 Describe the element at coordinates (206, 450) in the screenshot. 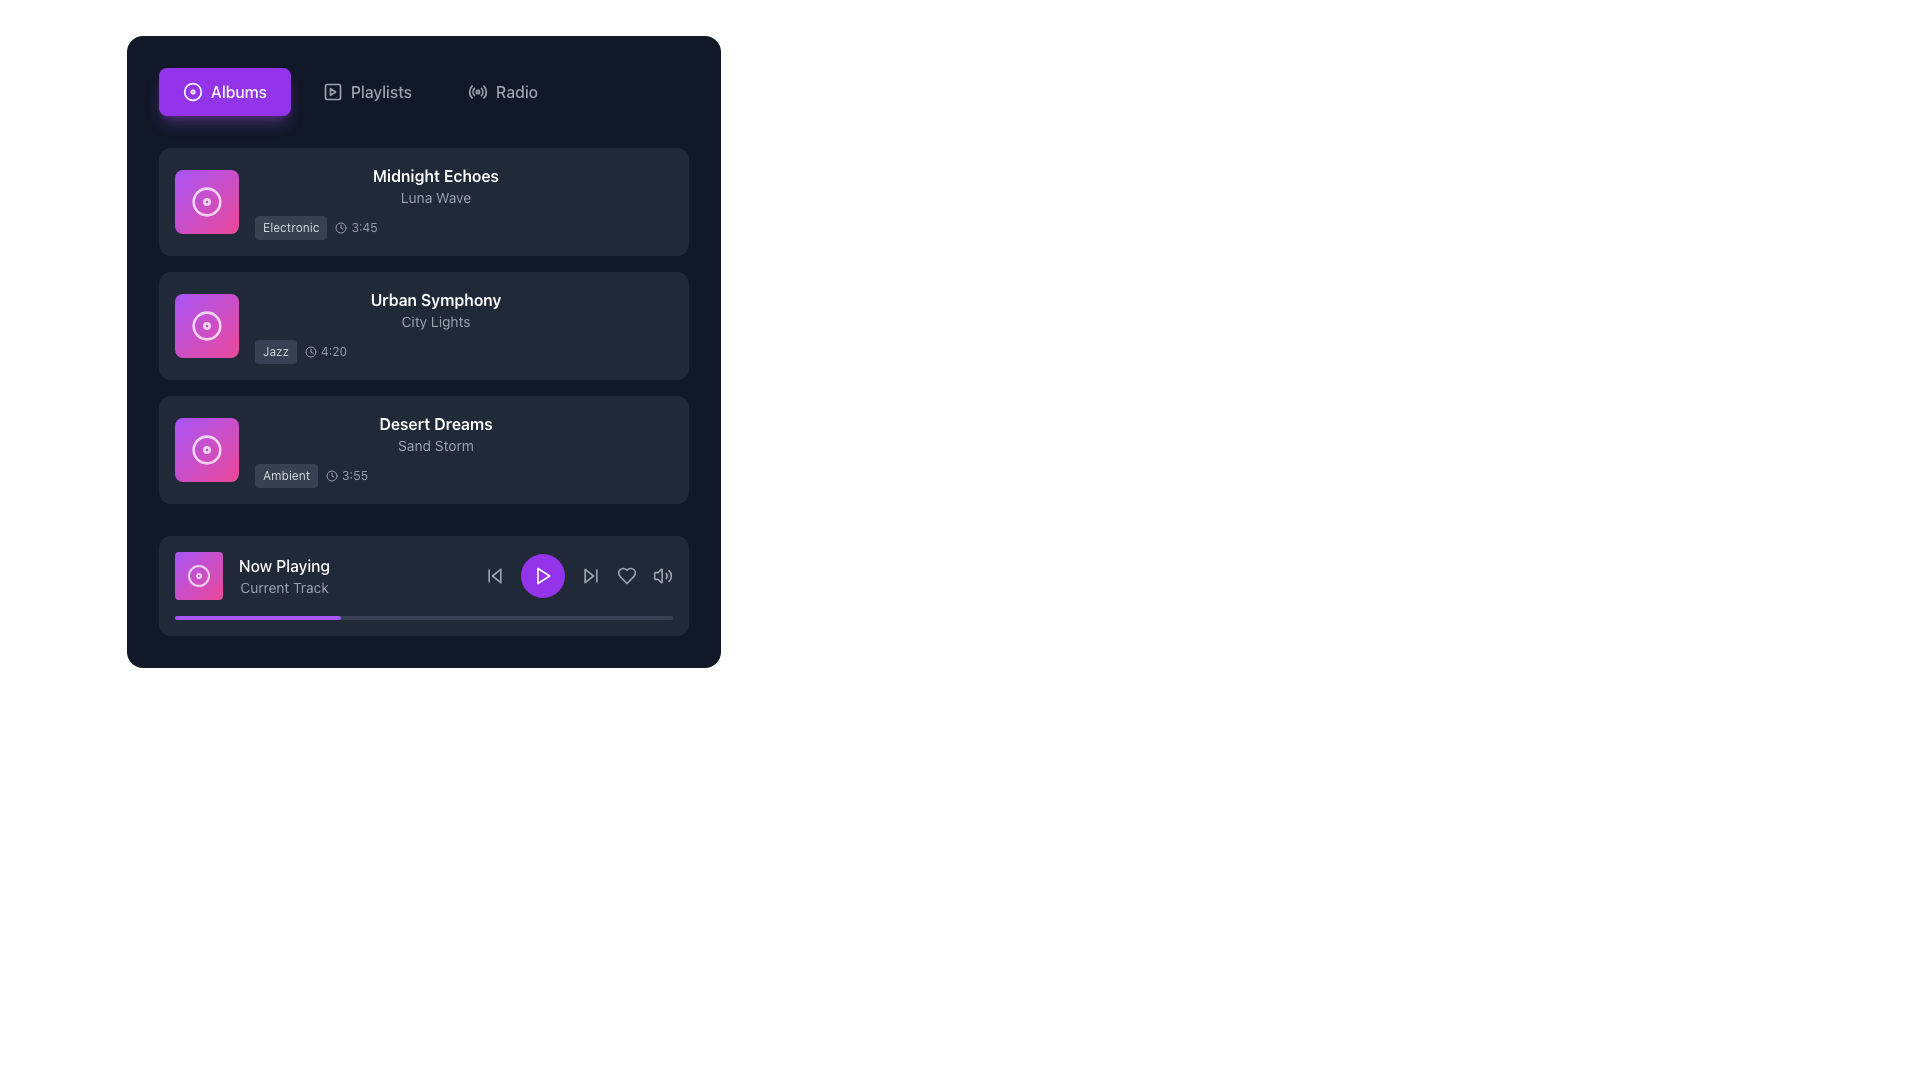

I see `the album art icon for the track 'Desert Dreams' by 'Sand Storm', which is represented by a square tile with a gradient background and a circular disc icon` at that location.